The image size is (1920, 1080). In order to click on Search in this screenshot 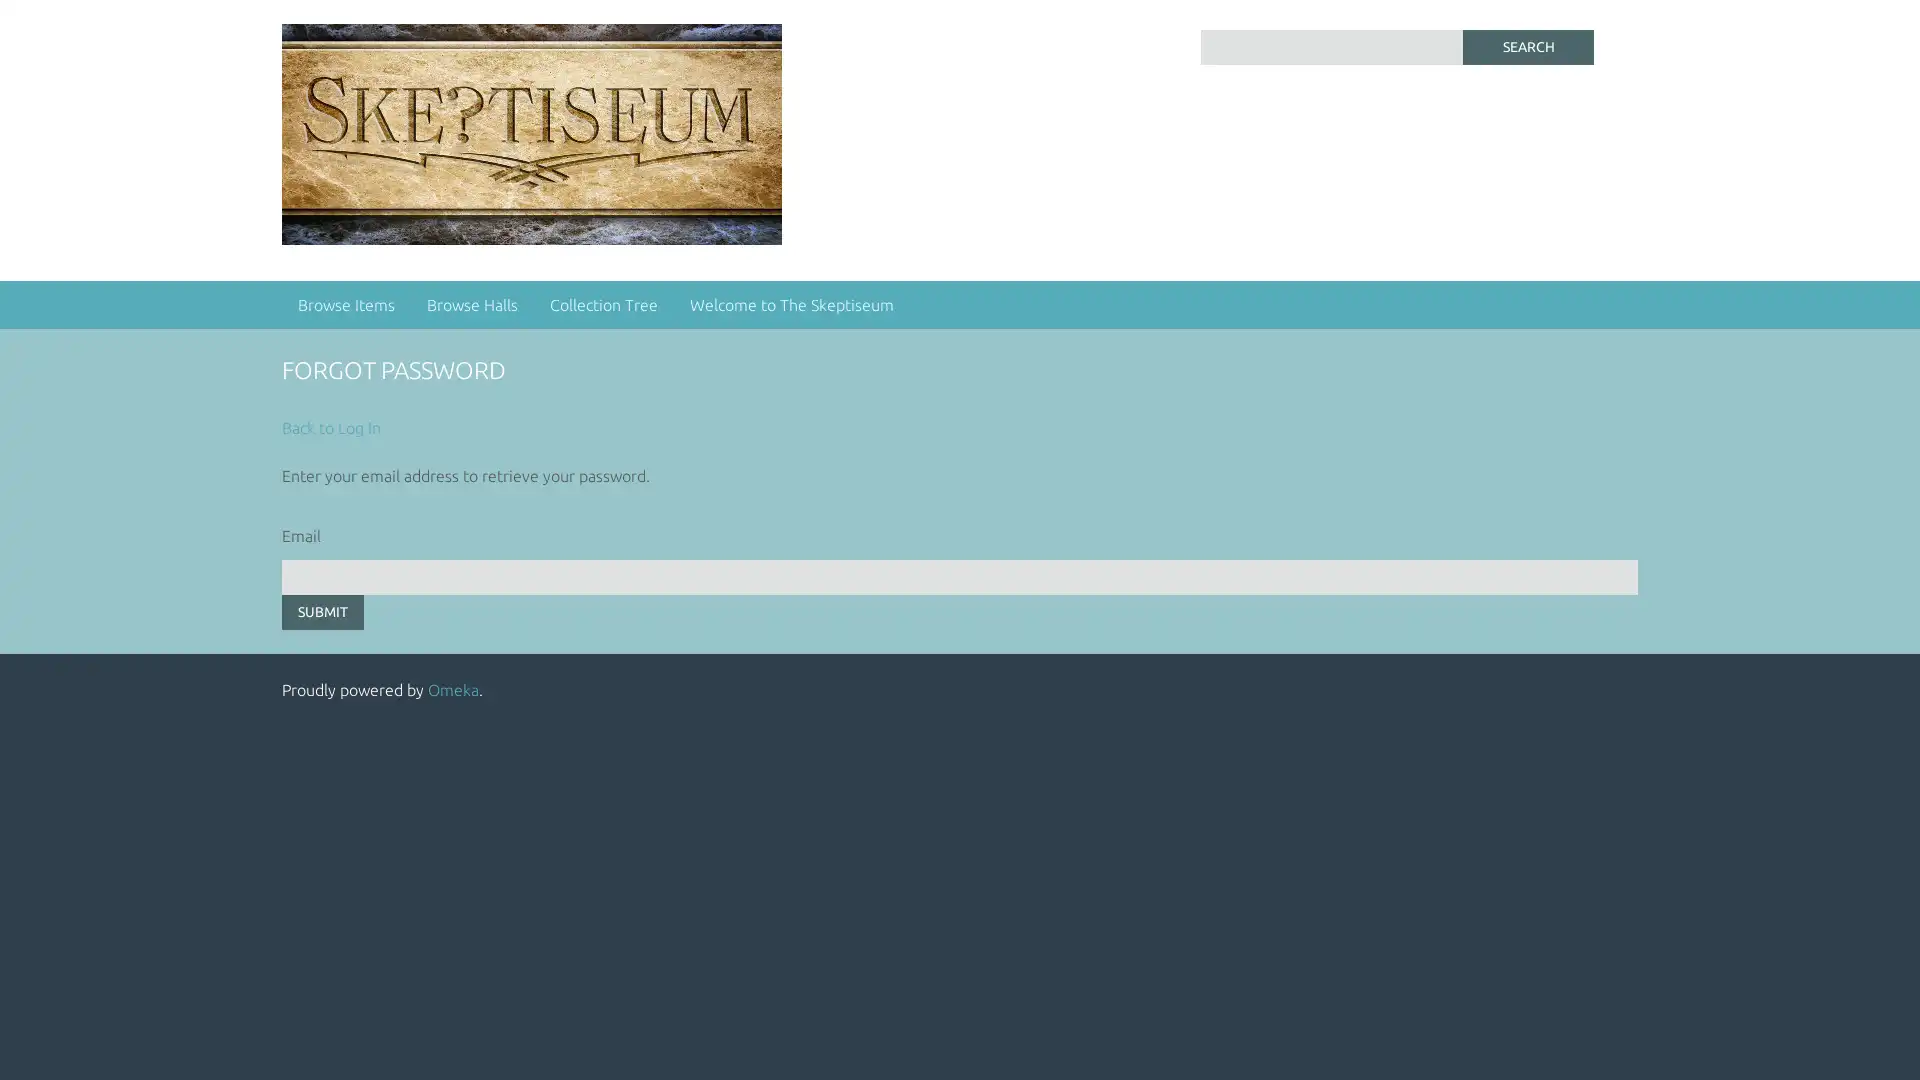, I will do `click(1526, 46)`.